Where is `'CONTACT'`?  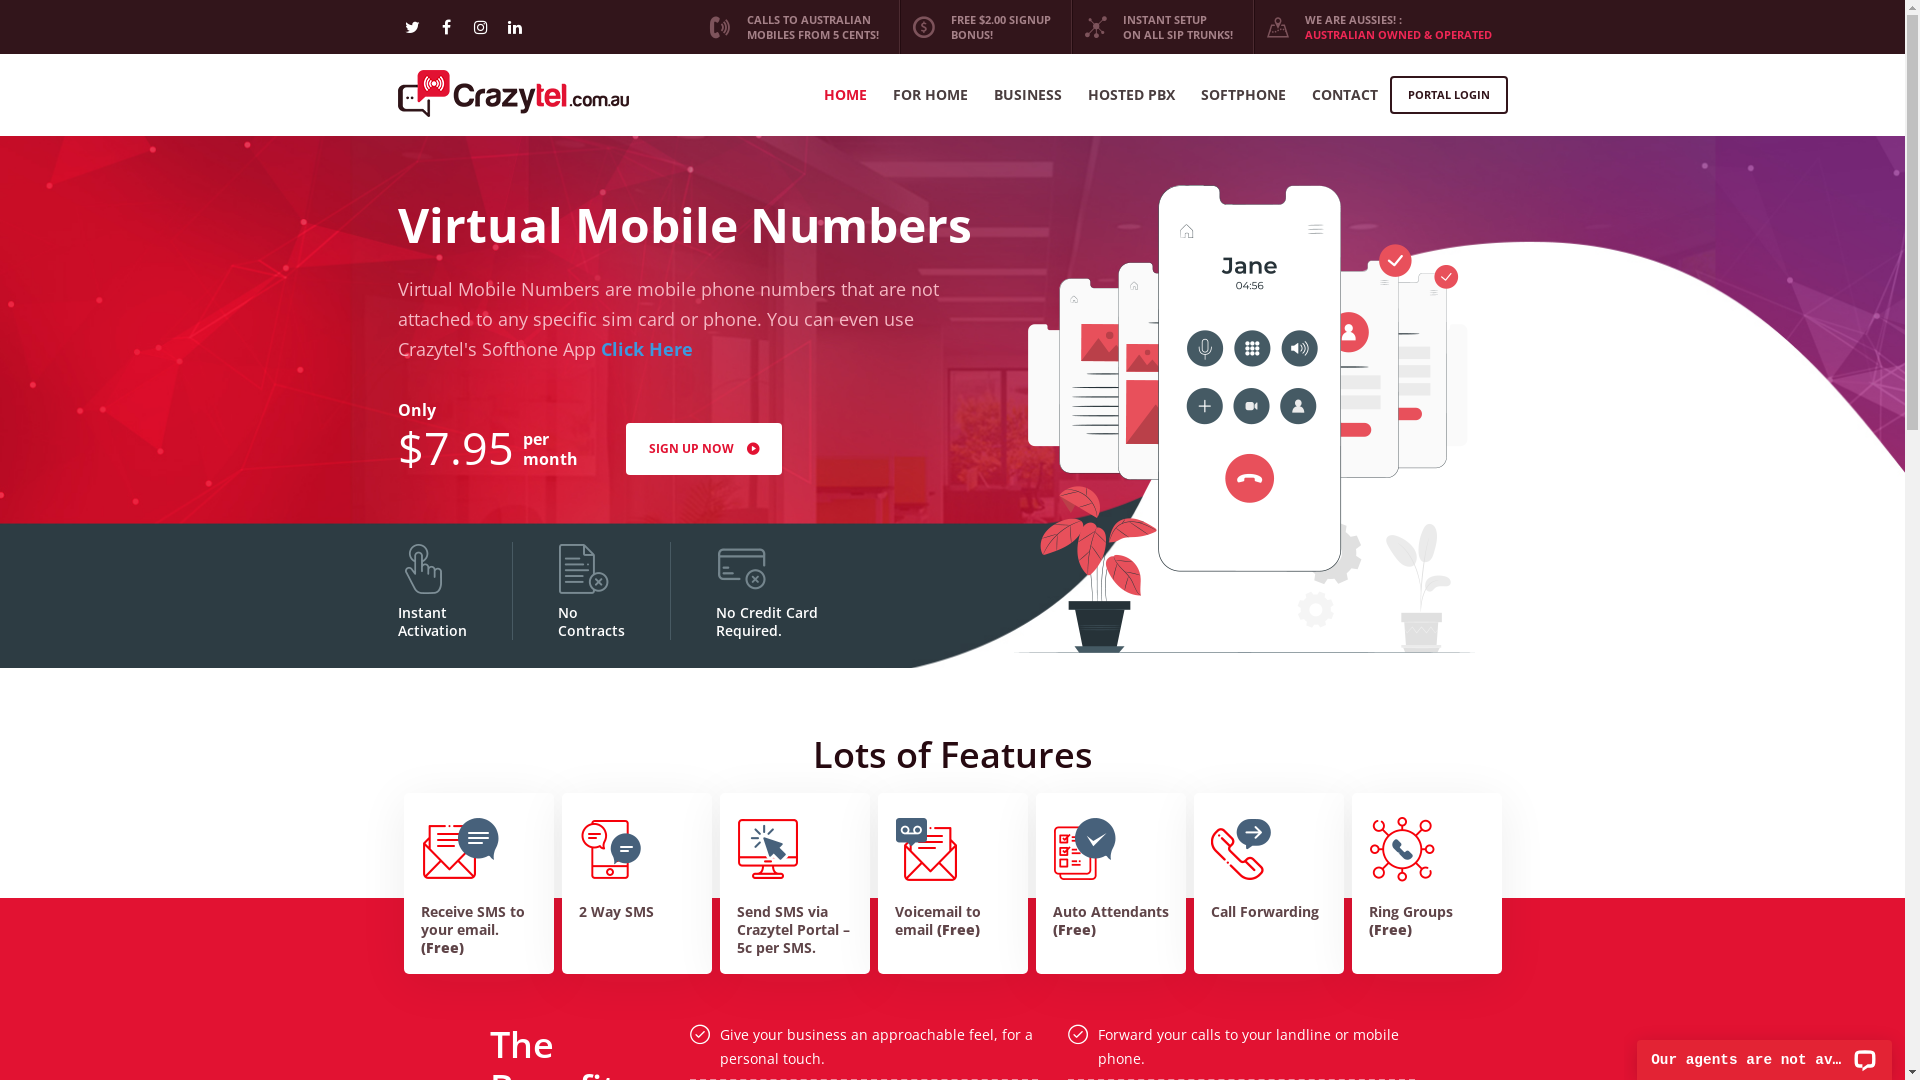 'CONTACT' is located at coordinates (1311, 95).